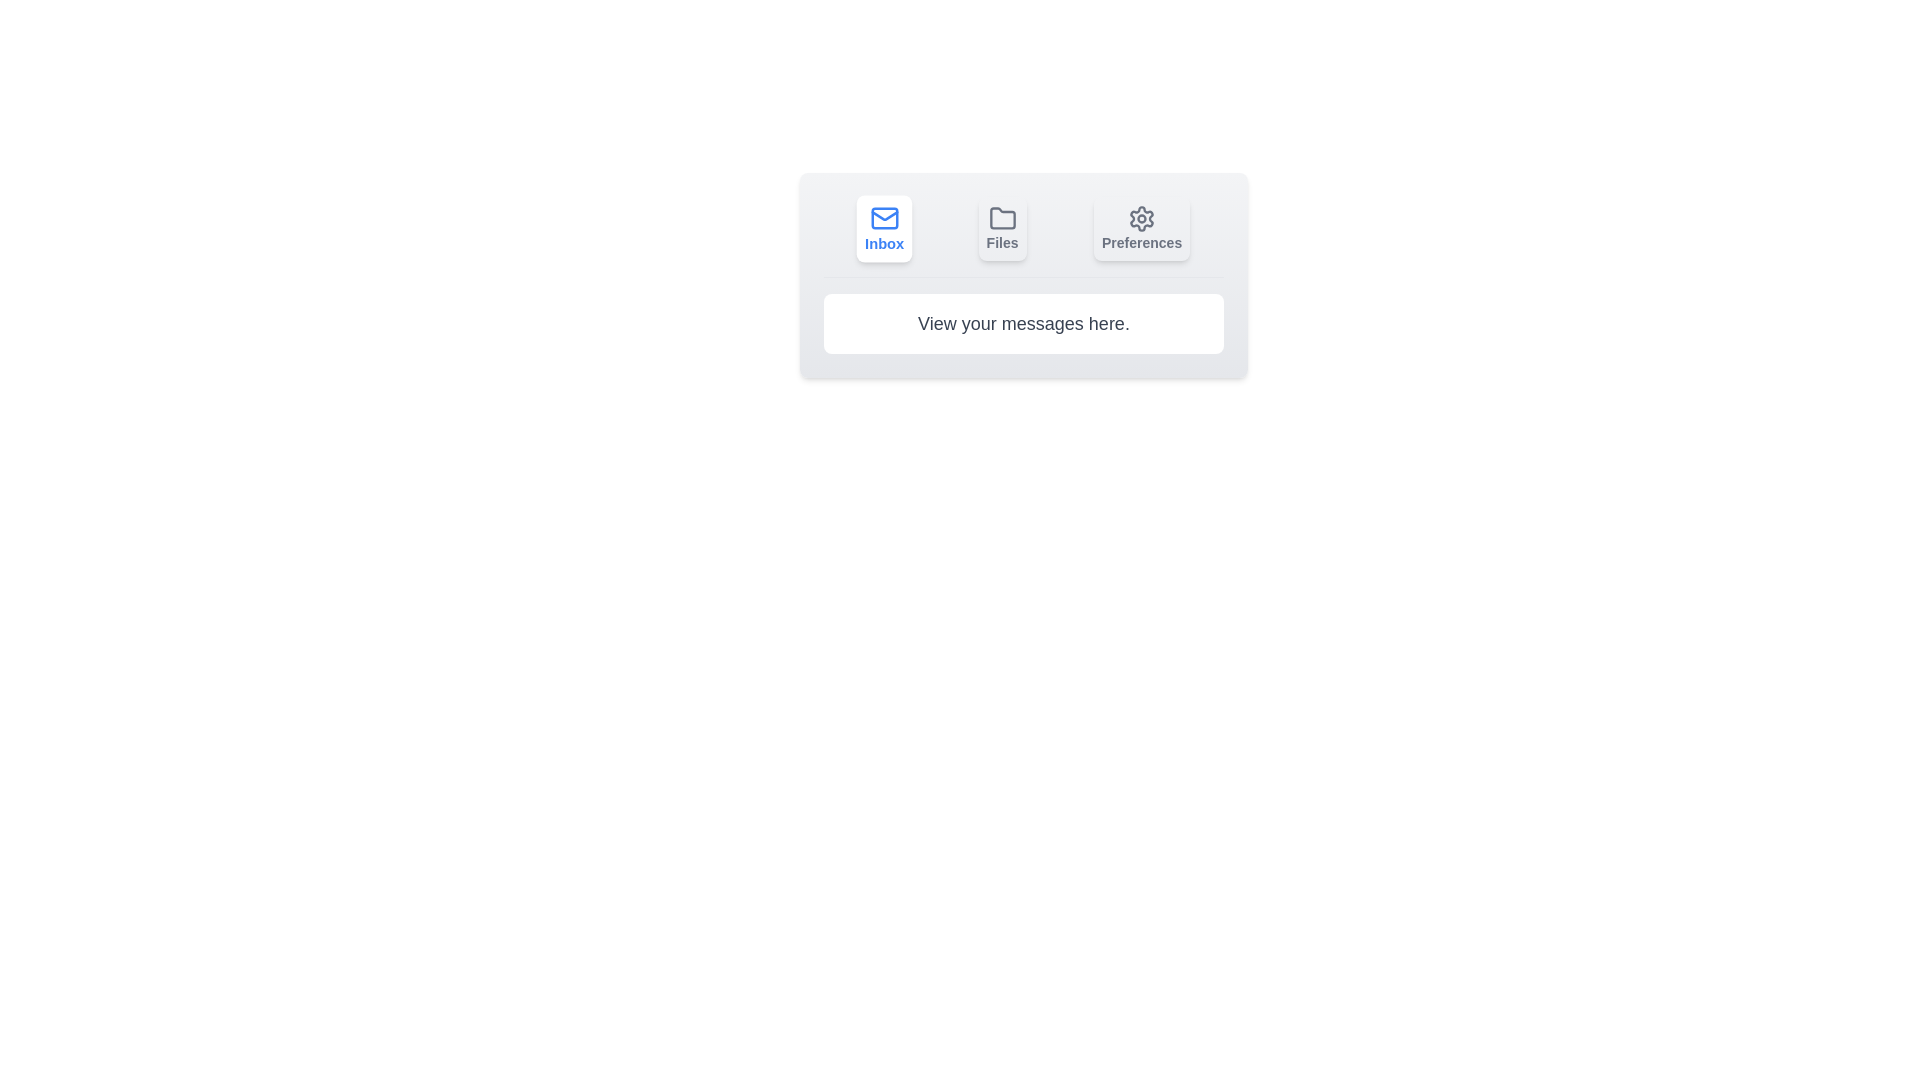 The height and width of the screenshot is (1080, 1920). Describe the element at coordinates (883, 242) in the screenshot. I see `the 'Inbox' button, which is the leftmost button in a horizontal set of options, displaying the text 'Inbox' in blue below an envelope icon` at that location.